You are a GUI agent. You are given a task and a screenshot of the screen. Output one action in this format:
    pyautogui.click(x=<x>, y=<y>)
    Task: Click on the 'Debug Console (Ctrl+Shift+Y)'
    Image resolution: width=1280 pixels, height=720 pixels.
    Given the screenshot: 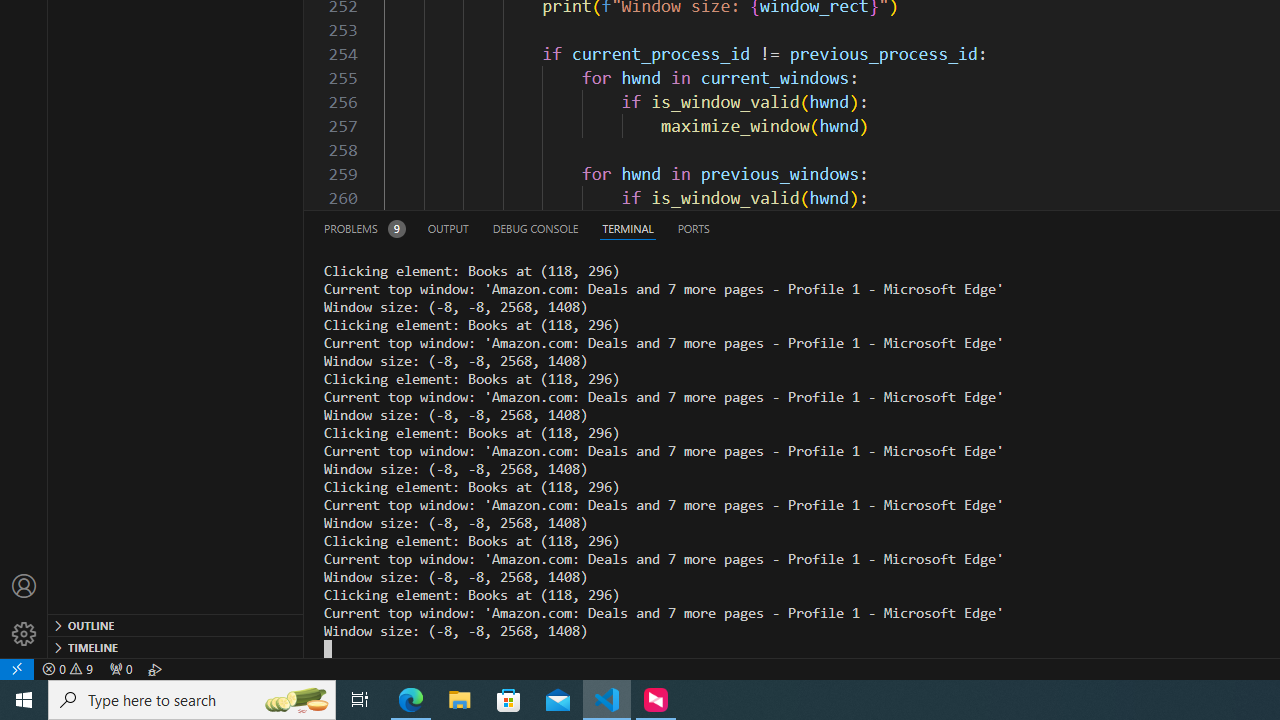 What is the action you would take?
    pyautogui.click(x=535, y=227)
    